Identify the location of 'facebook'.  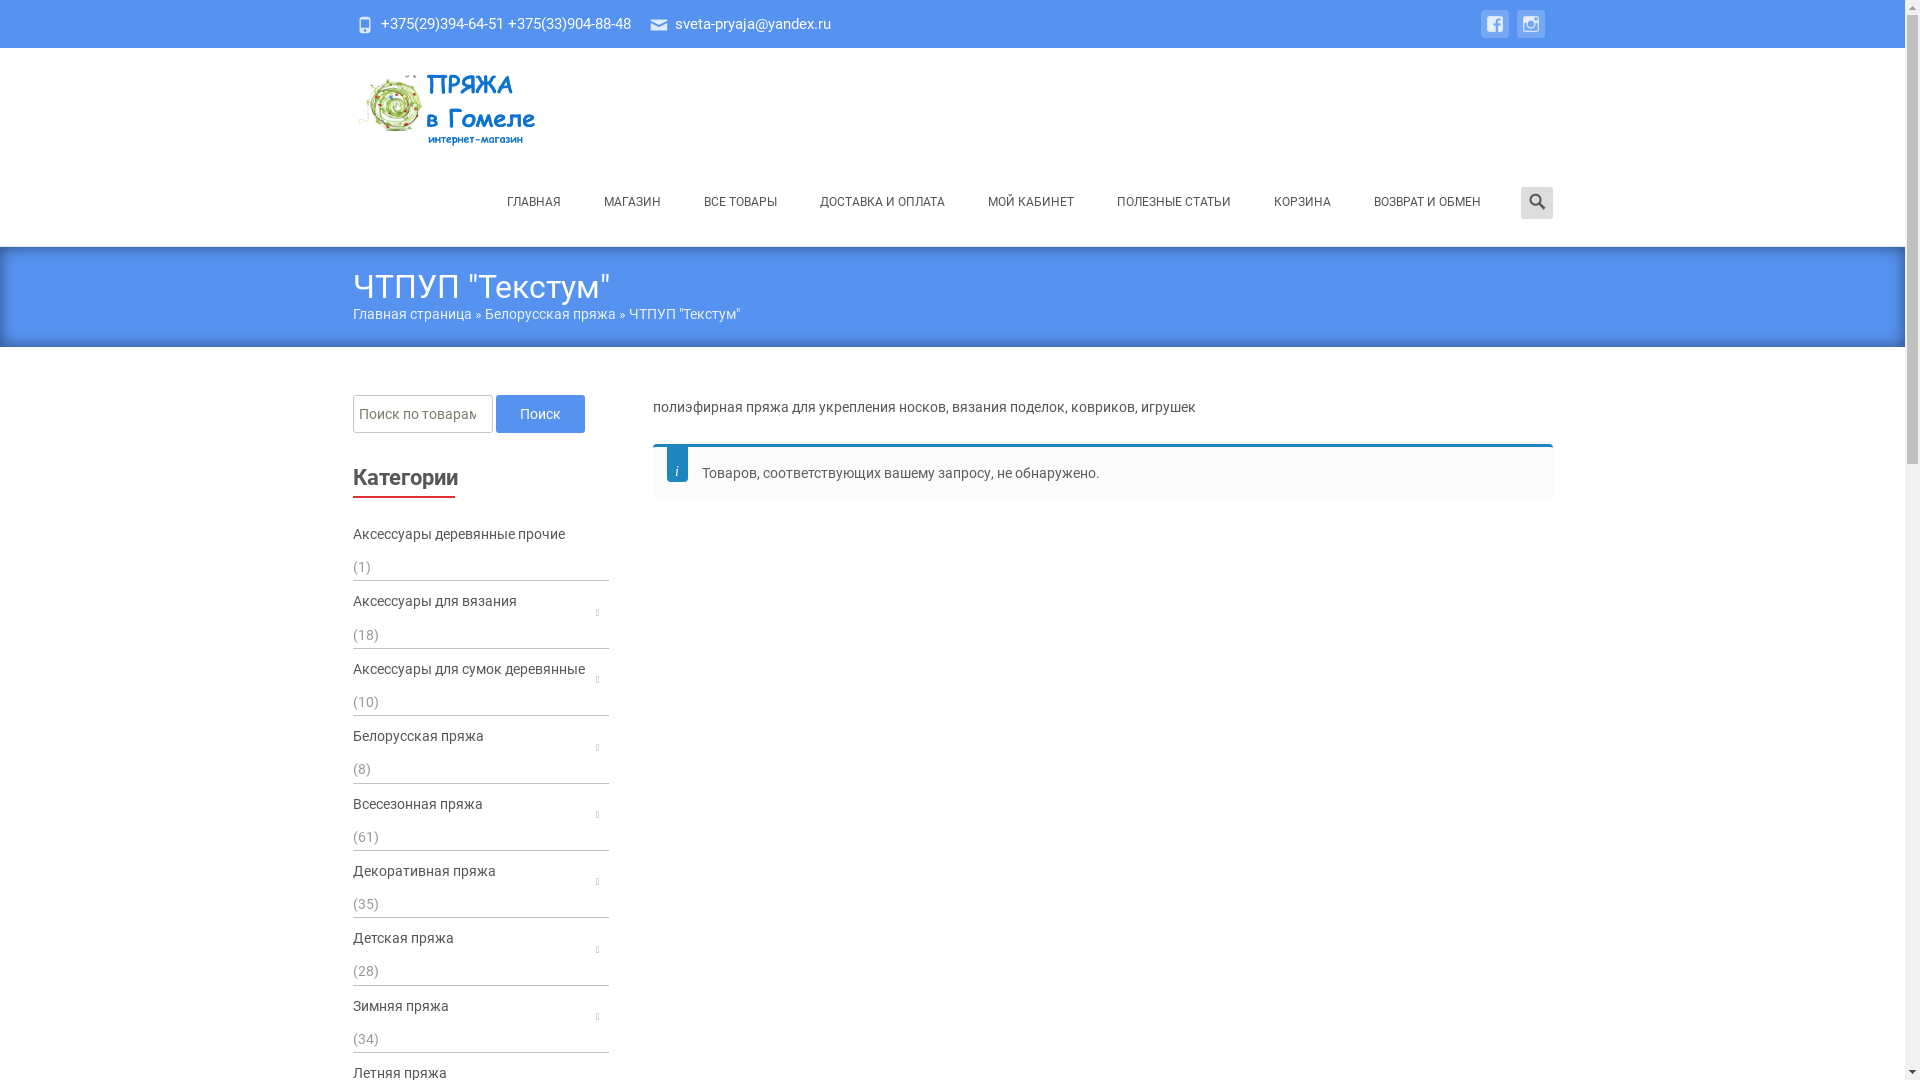
(1479, 34).